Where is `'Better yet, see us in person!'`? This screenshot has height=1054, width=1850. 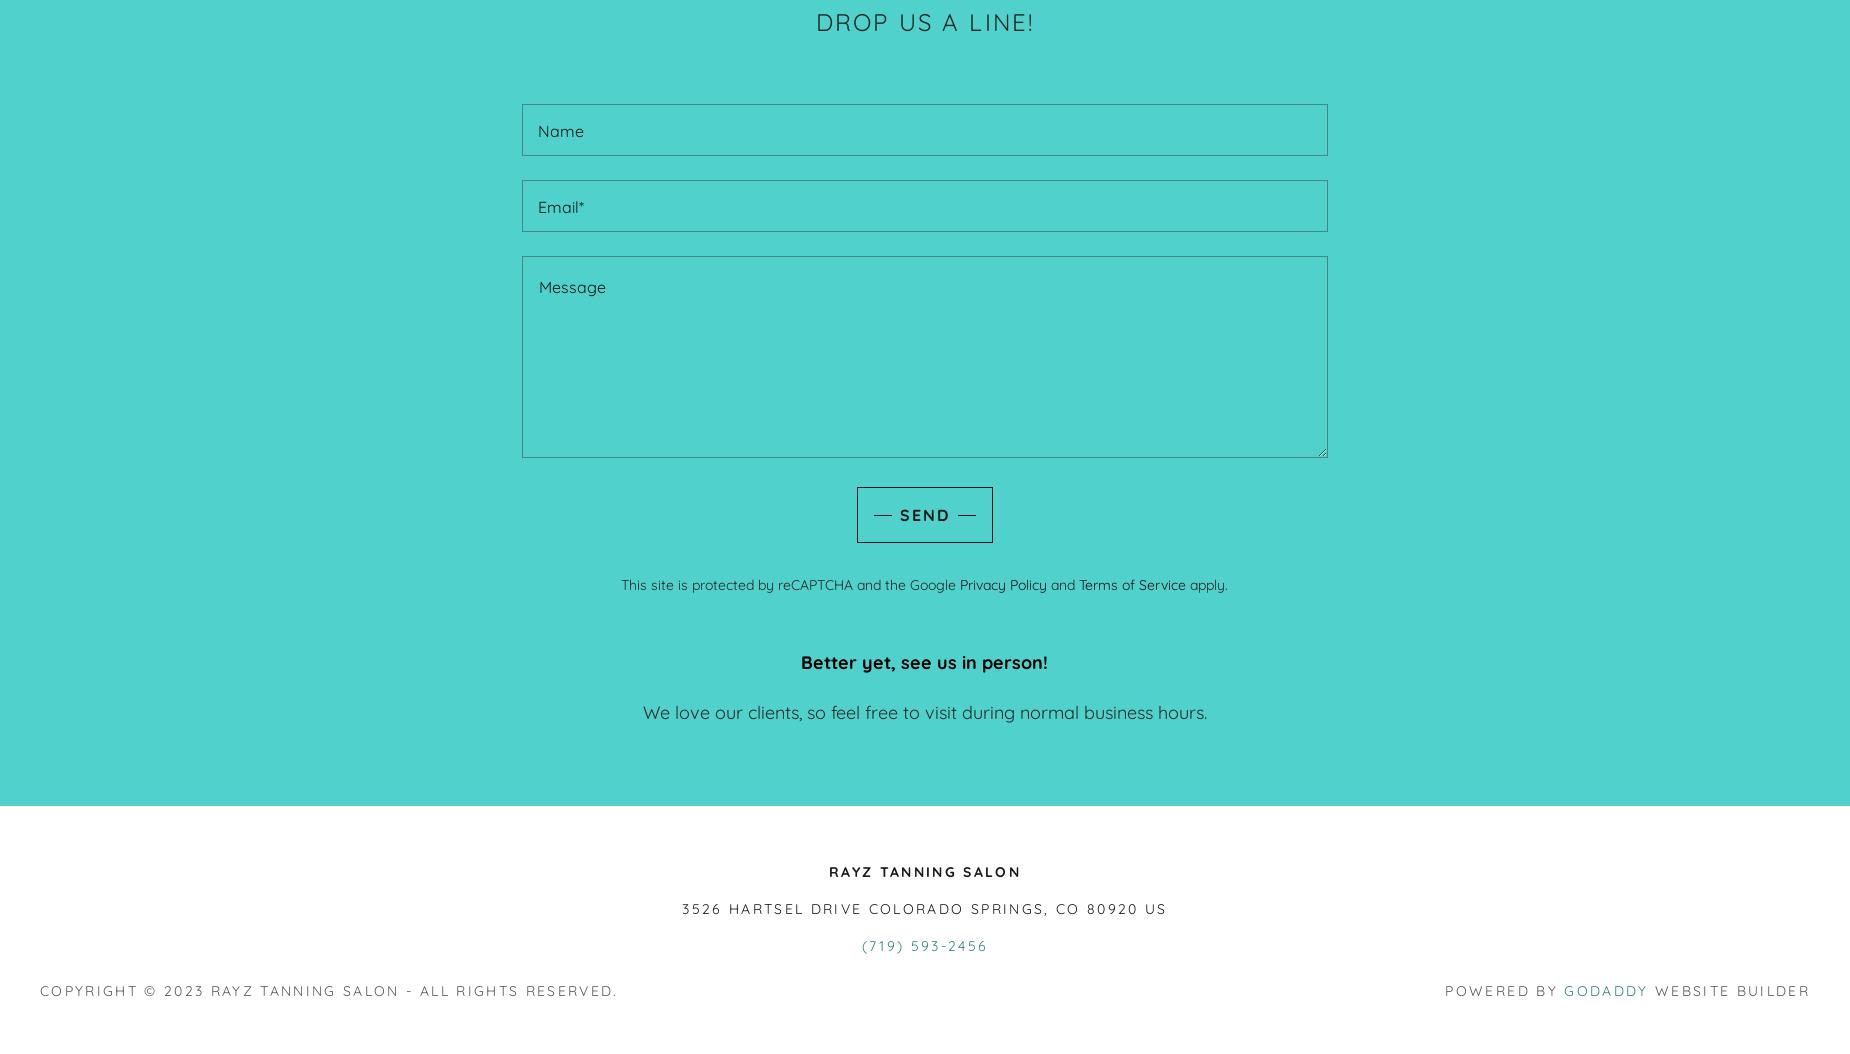
'Better yet, see us in person!' is located at coordinates (924, 662).